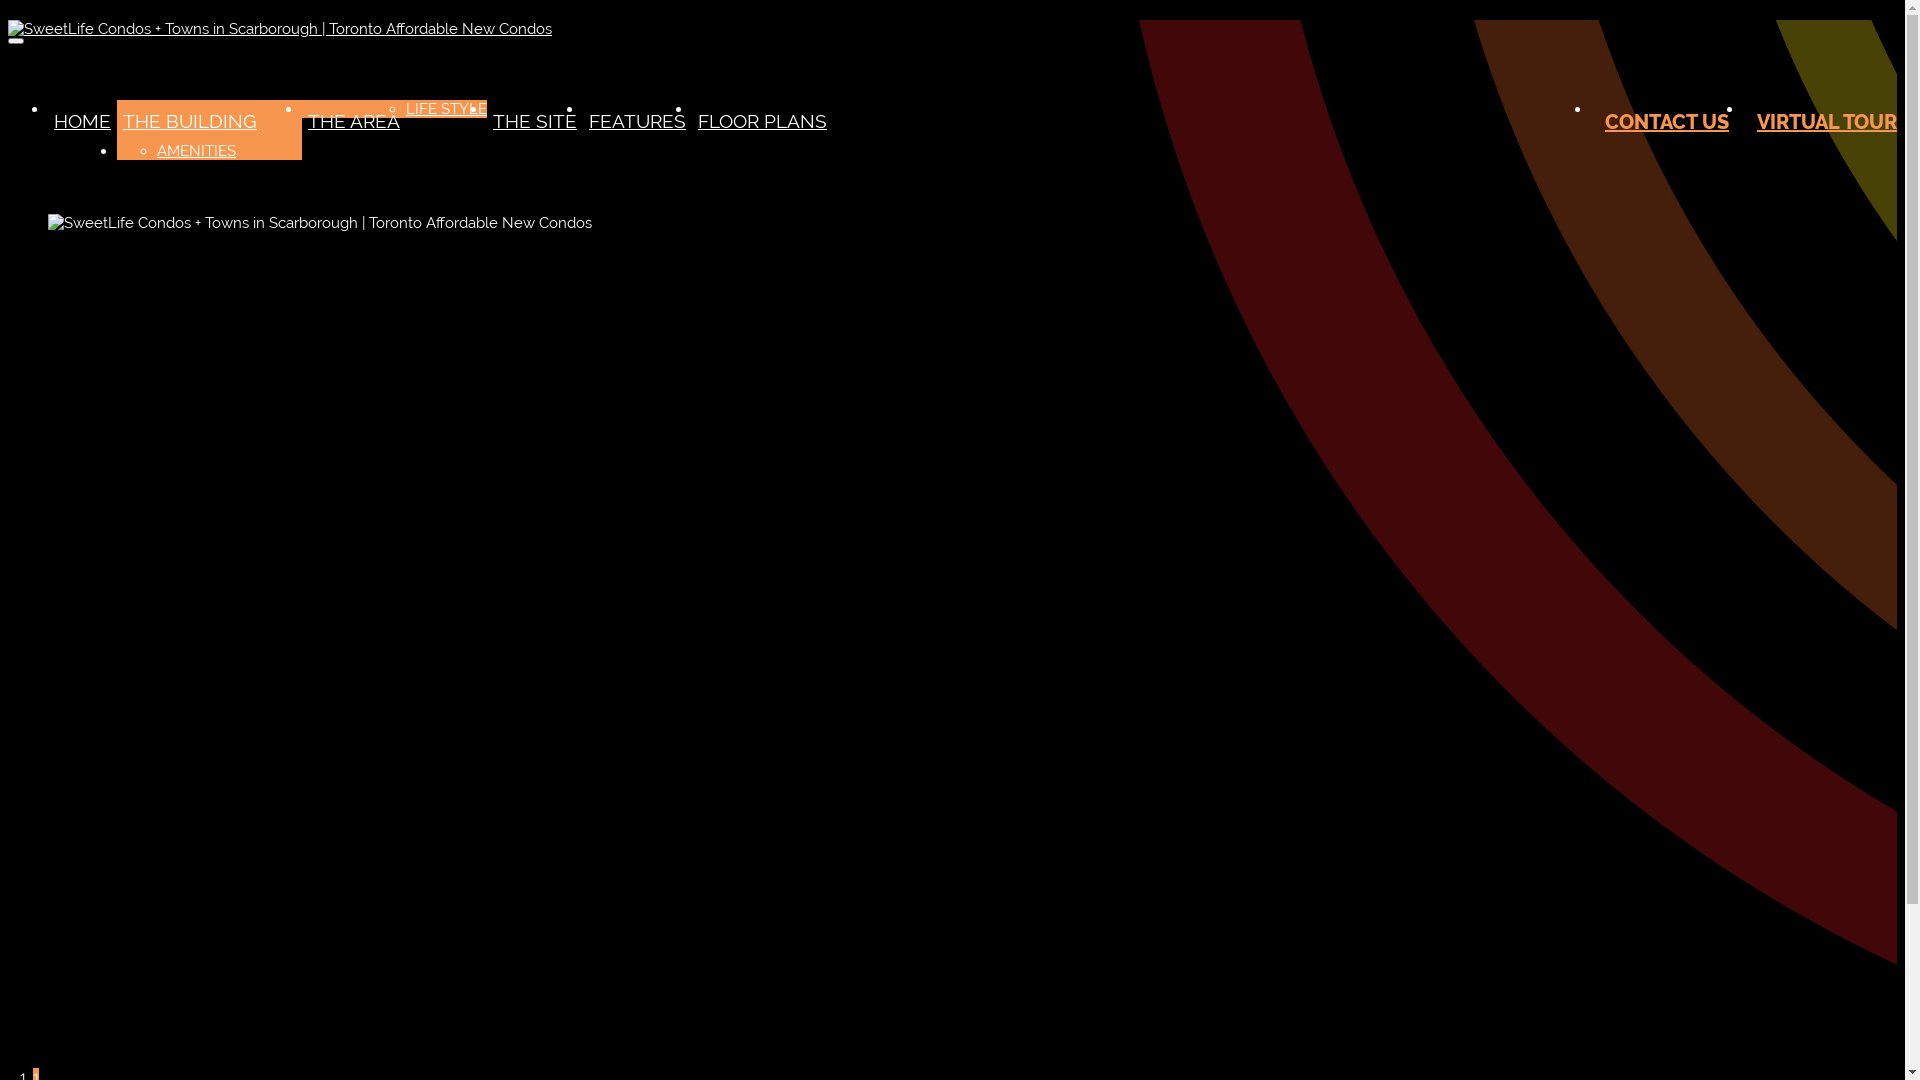 This screenshot has width=1920, height=1080. What do you see at coordinates (636, 120) in the screenshot?
I see `'FEATURES'` at bounding box center [636, 120].